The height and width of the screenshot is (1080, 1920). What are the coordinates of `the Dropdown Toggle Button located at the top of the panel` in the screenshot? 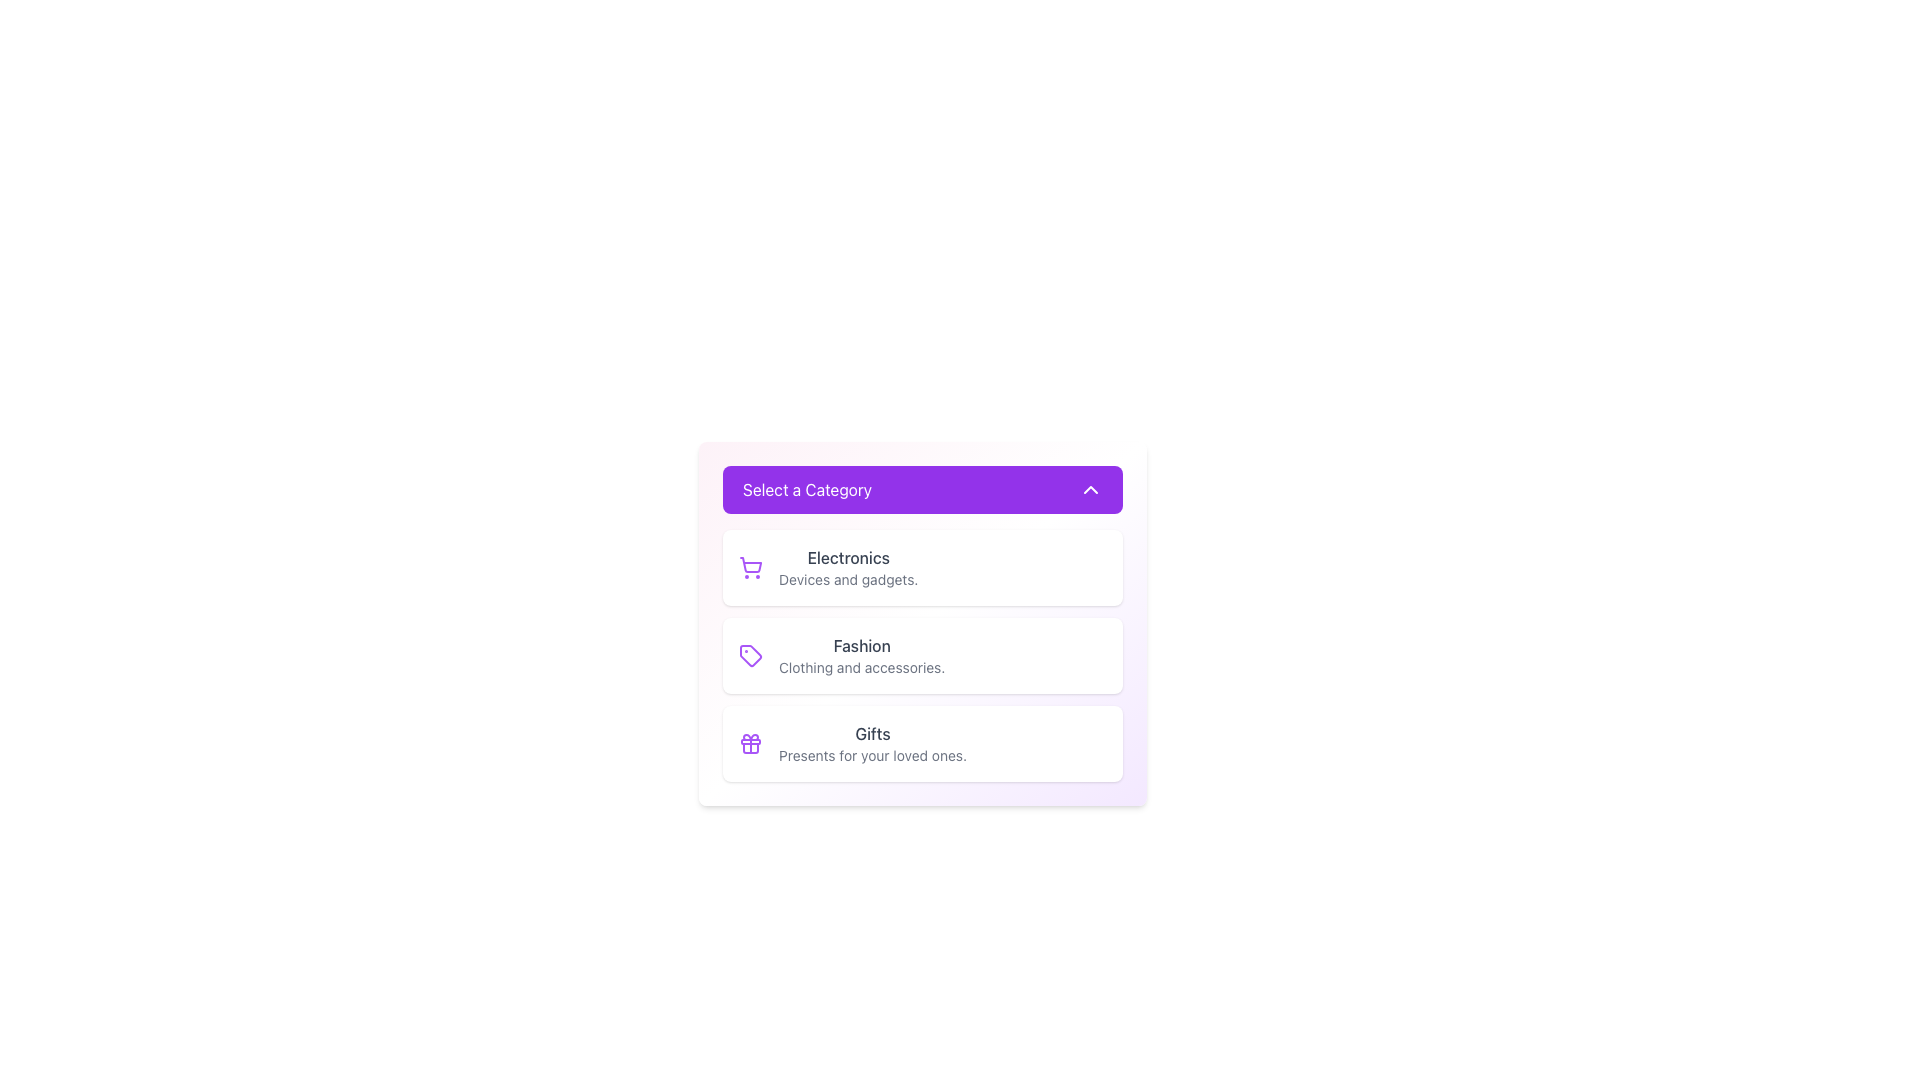 It's located at (921, 489).